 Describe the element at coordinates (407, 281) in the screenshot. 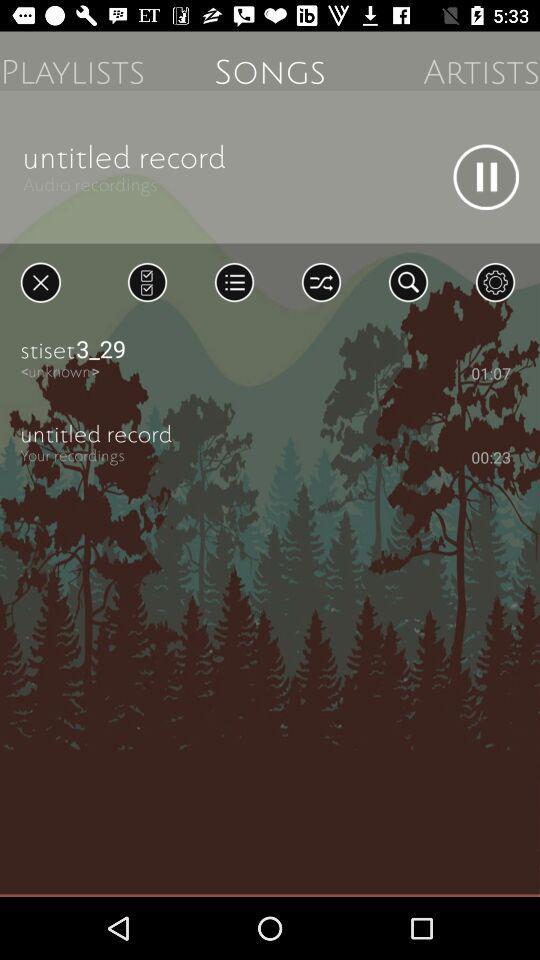

I see `search the name` at that location.